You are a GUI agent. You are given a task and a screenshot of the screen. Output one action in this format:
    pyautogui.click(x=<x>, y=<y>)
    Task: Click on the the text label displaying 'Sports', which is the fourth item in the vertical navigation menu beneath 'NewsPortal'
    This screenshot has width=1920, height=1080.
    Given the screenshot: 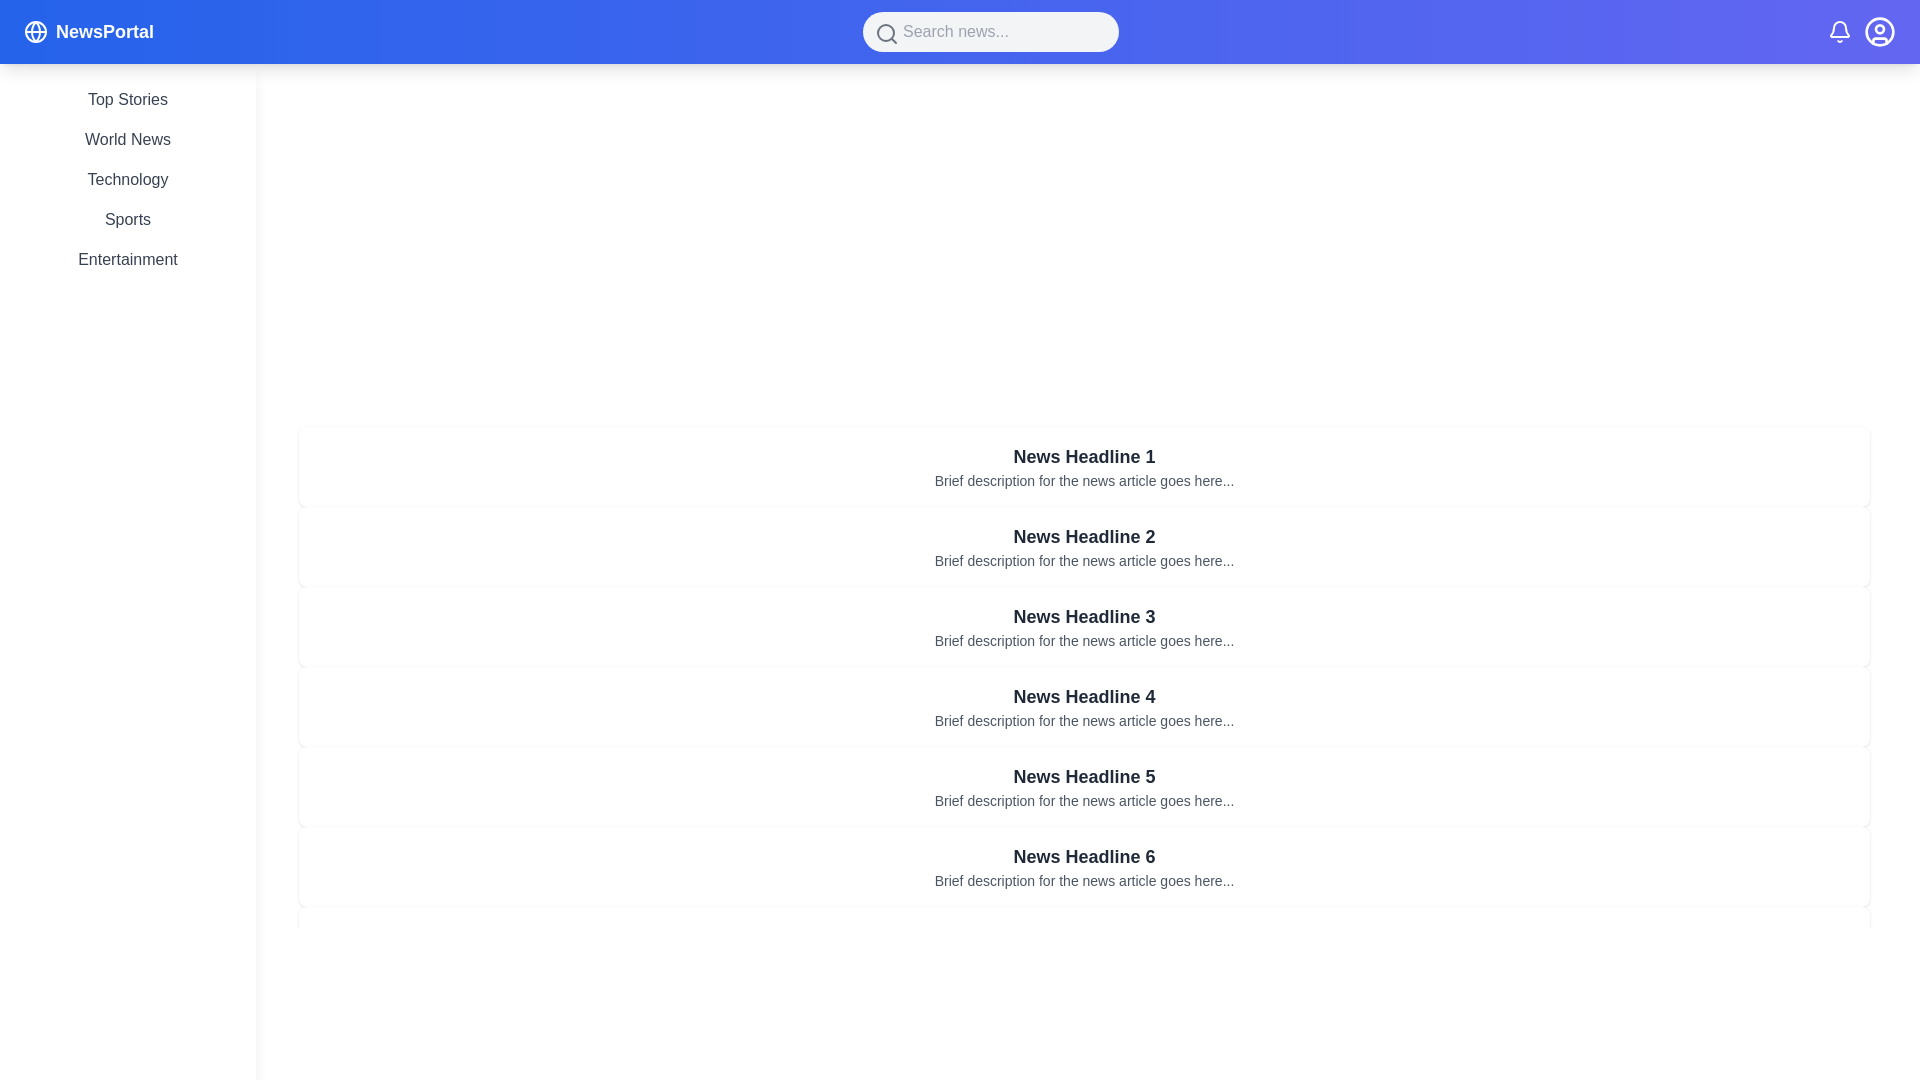 What is the action you would take?
    pyautogui.click(x=127, y=219)
    